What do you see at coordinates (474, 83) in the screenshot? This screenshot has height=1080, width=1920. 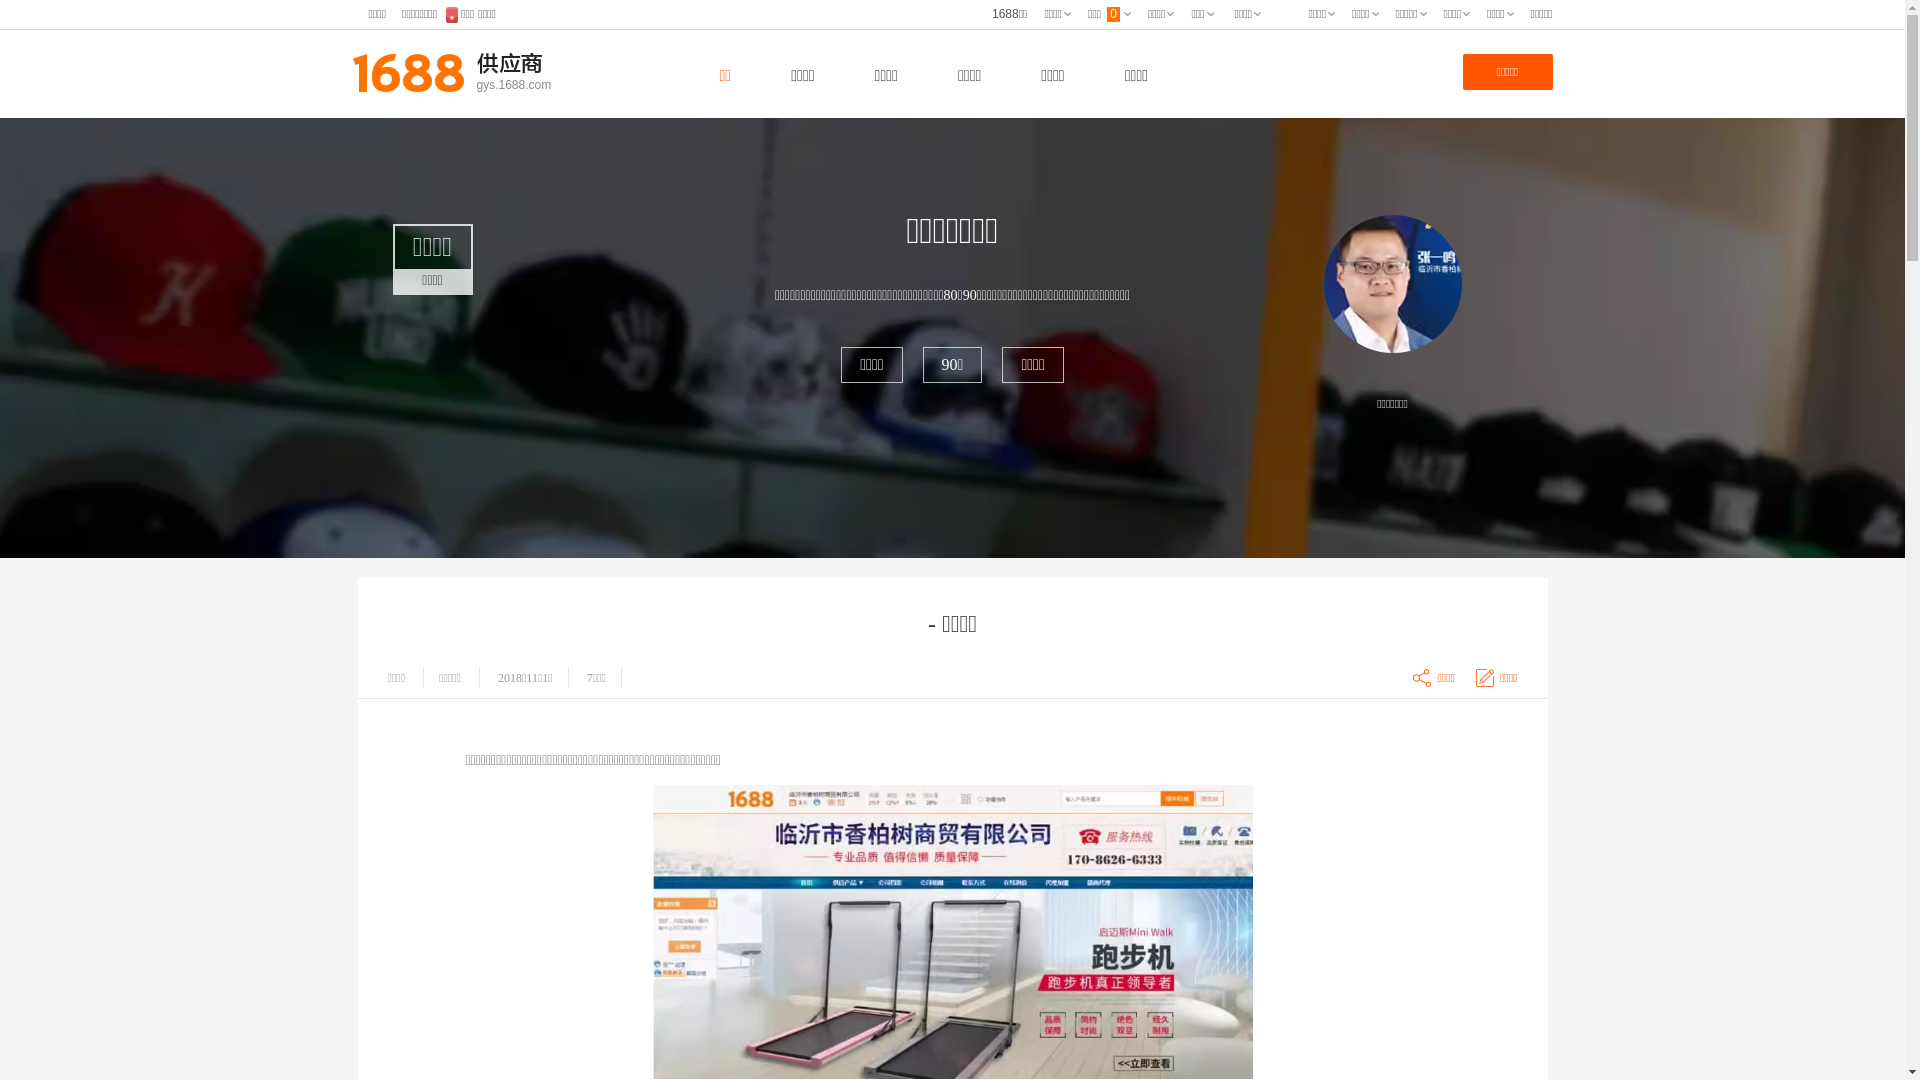 I see `'gys.1688.com'` at bounding box center [474, 83].